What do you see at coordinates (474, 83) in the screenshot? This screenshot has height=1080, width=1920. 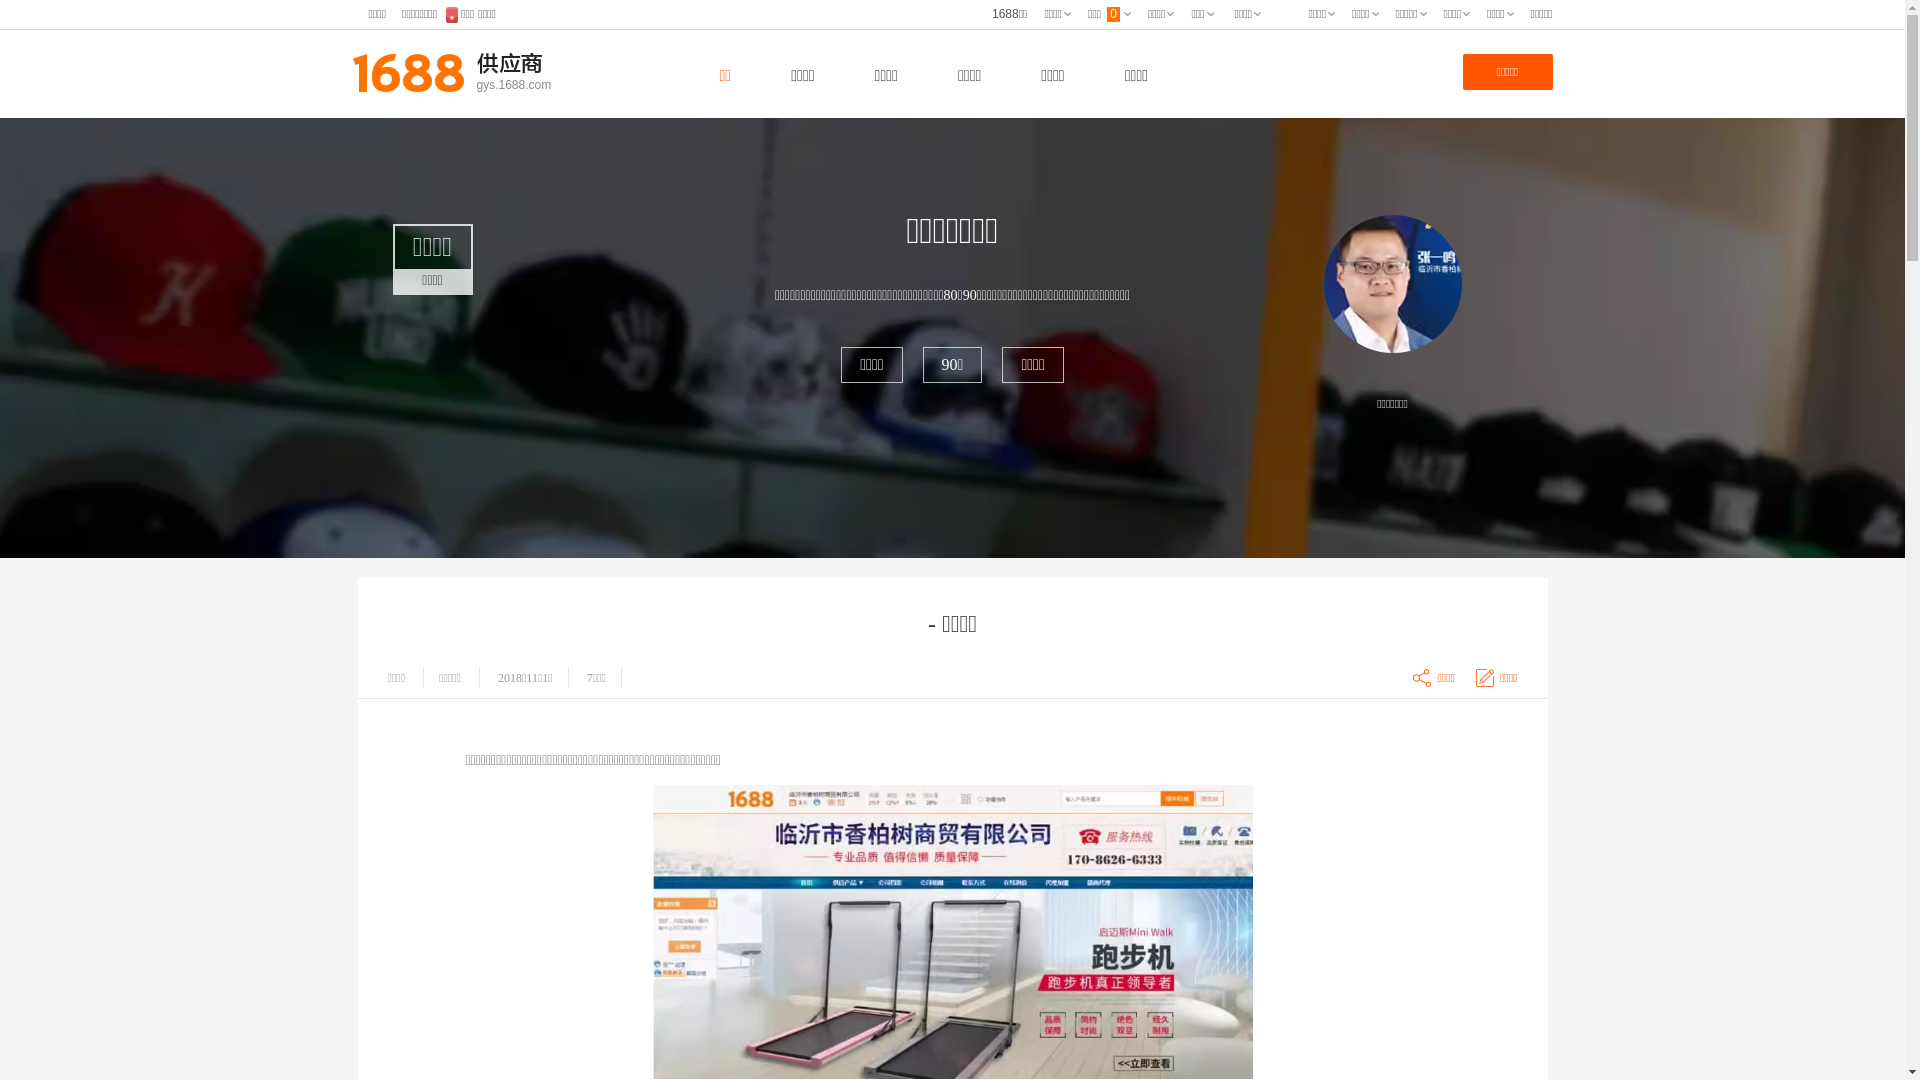 I see `'gys.1688.com'` at bounding box center [474, 83].